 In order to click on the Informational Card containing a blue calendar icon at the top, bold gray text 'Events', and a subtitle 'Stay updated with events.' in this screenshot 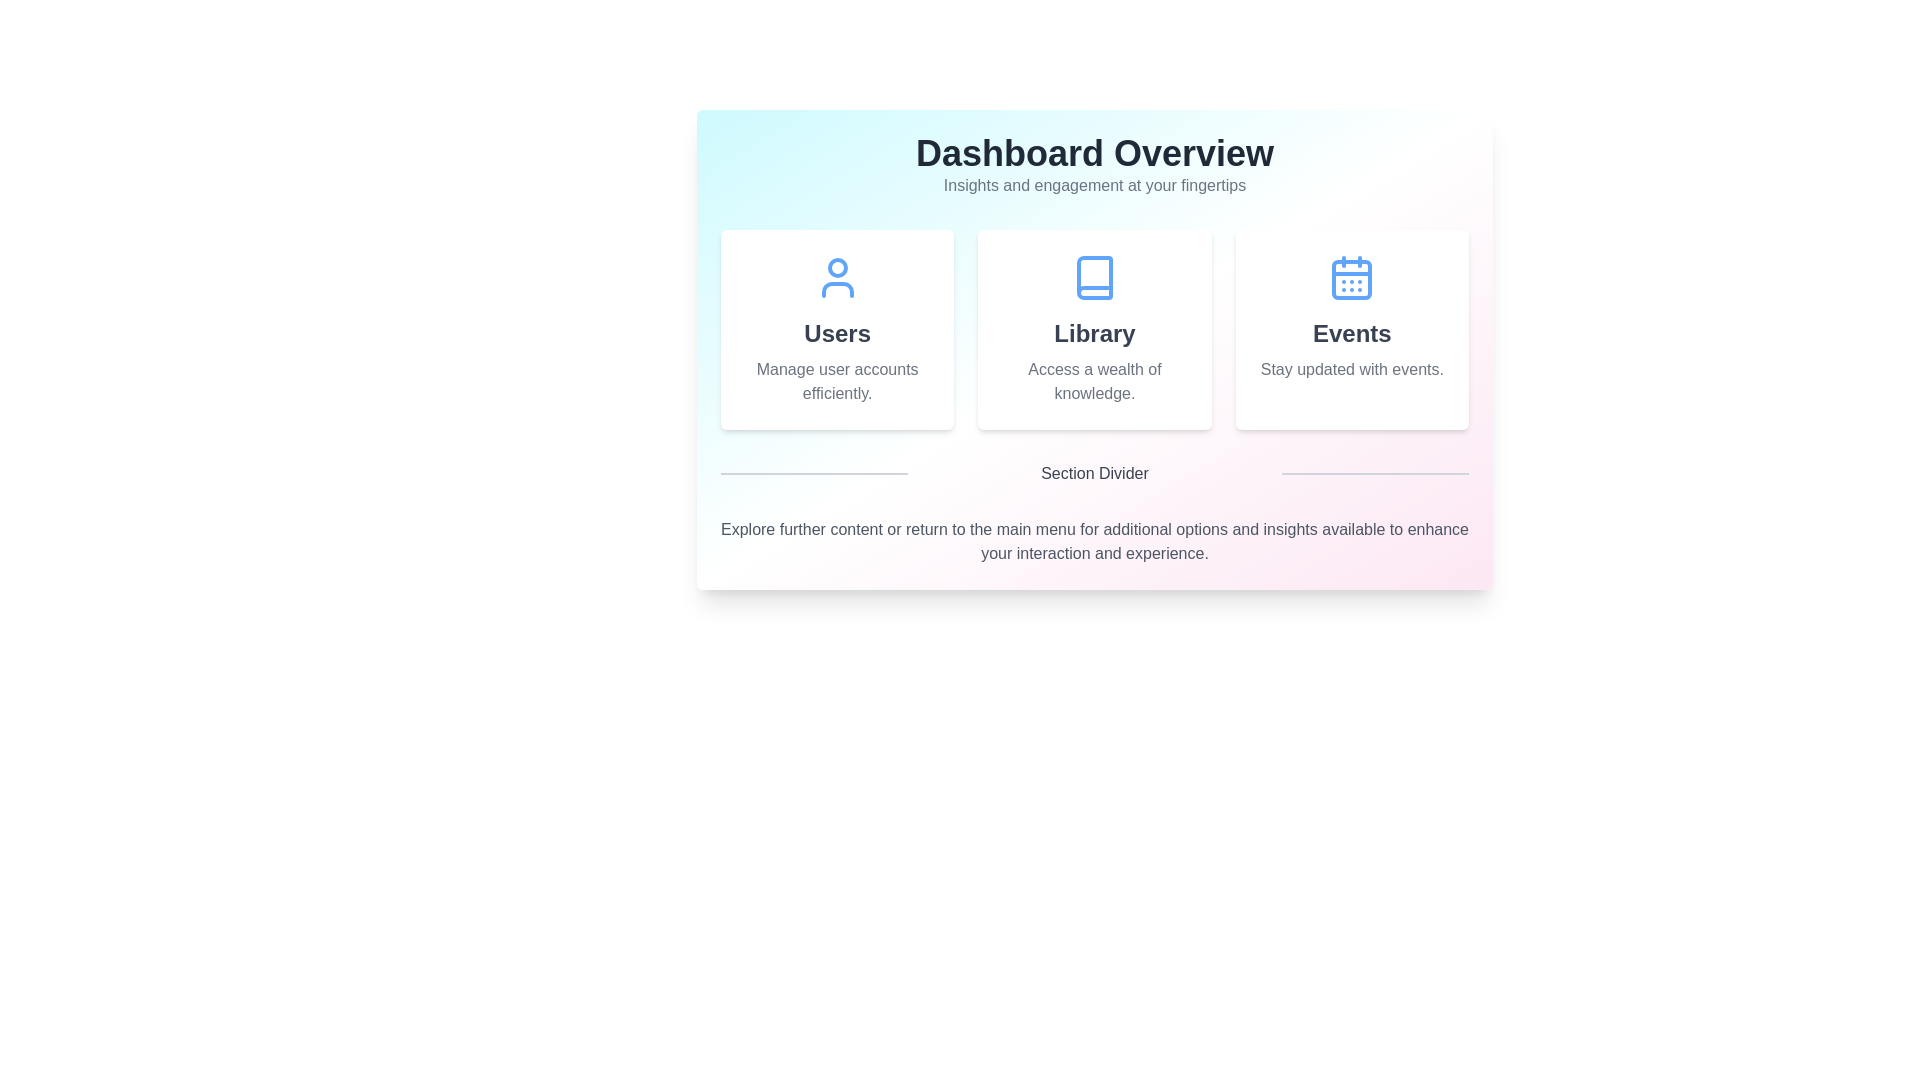, I will do `click(1352, 329)`.